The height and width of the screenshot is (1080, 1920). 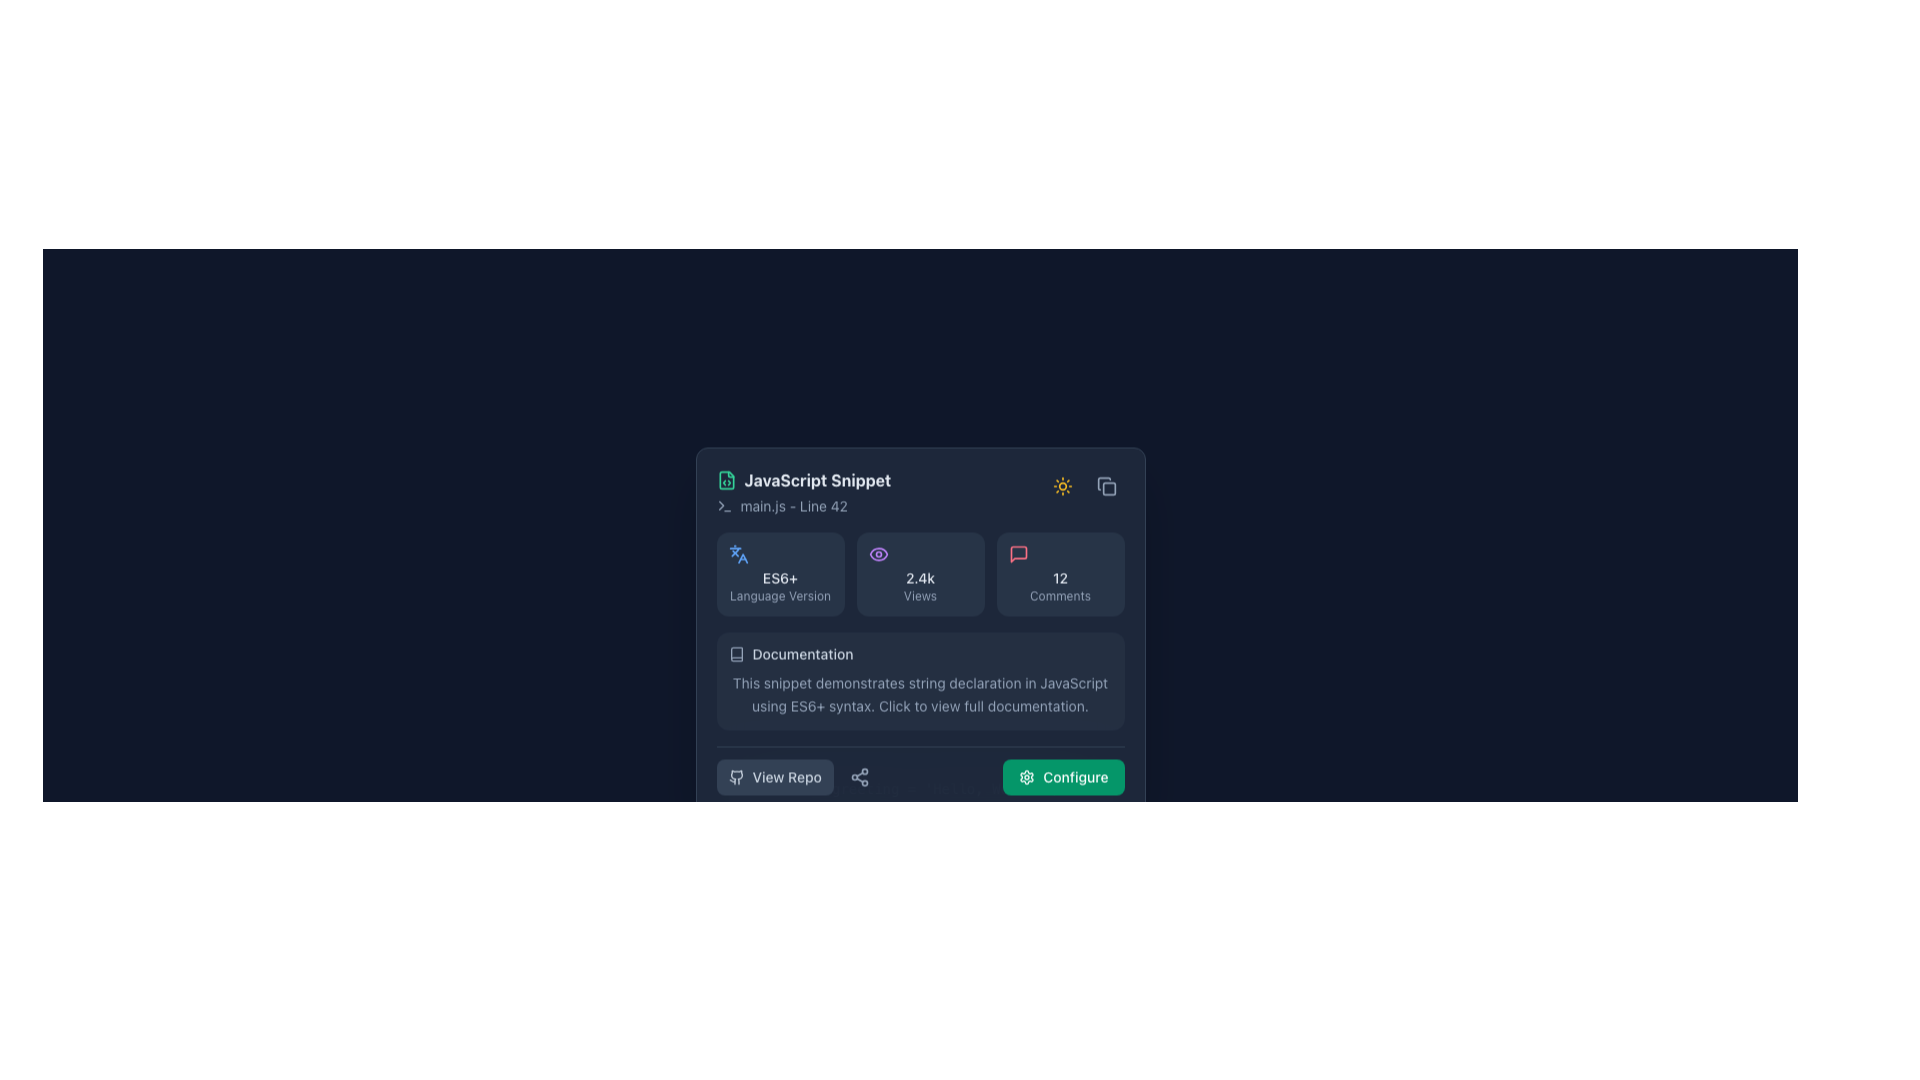 I want to click on text label indicating the configuration action located inside the green button at the bottom-right of the card-like component, so click(x=1074, y=775).